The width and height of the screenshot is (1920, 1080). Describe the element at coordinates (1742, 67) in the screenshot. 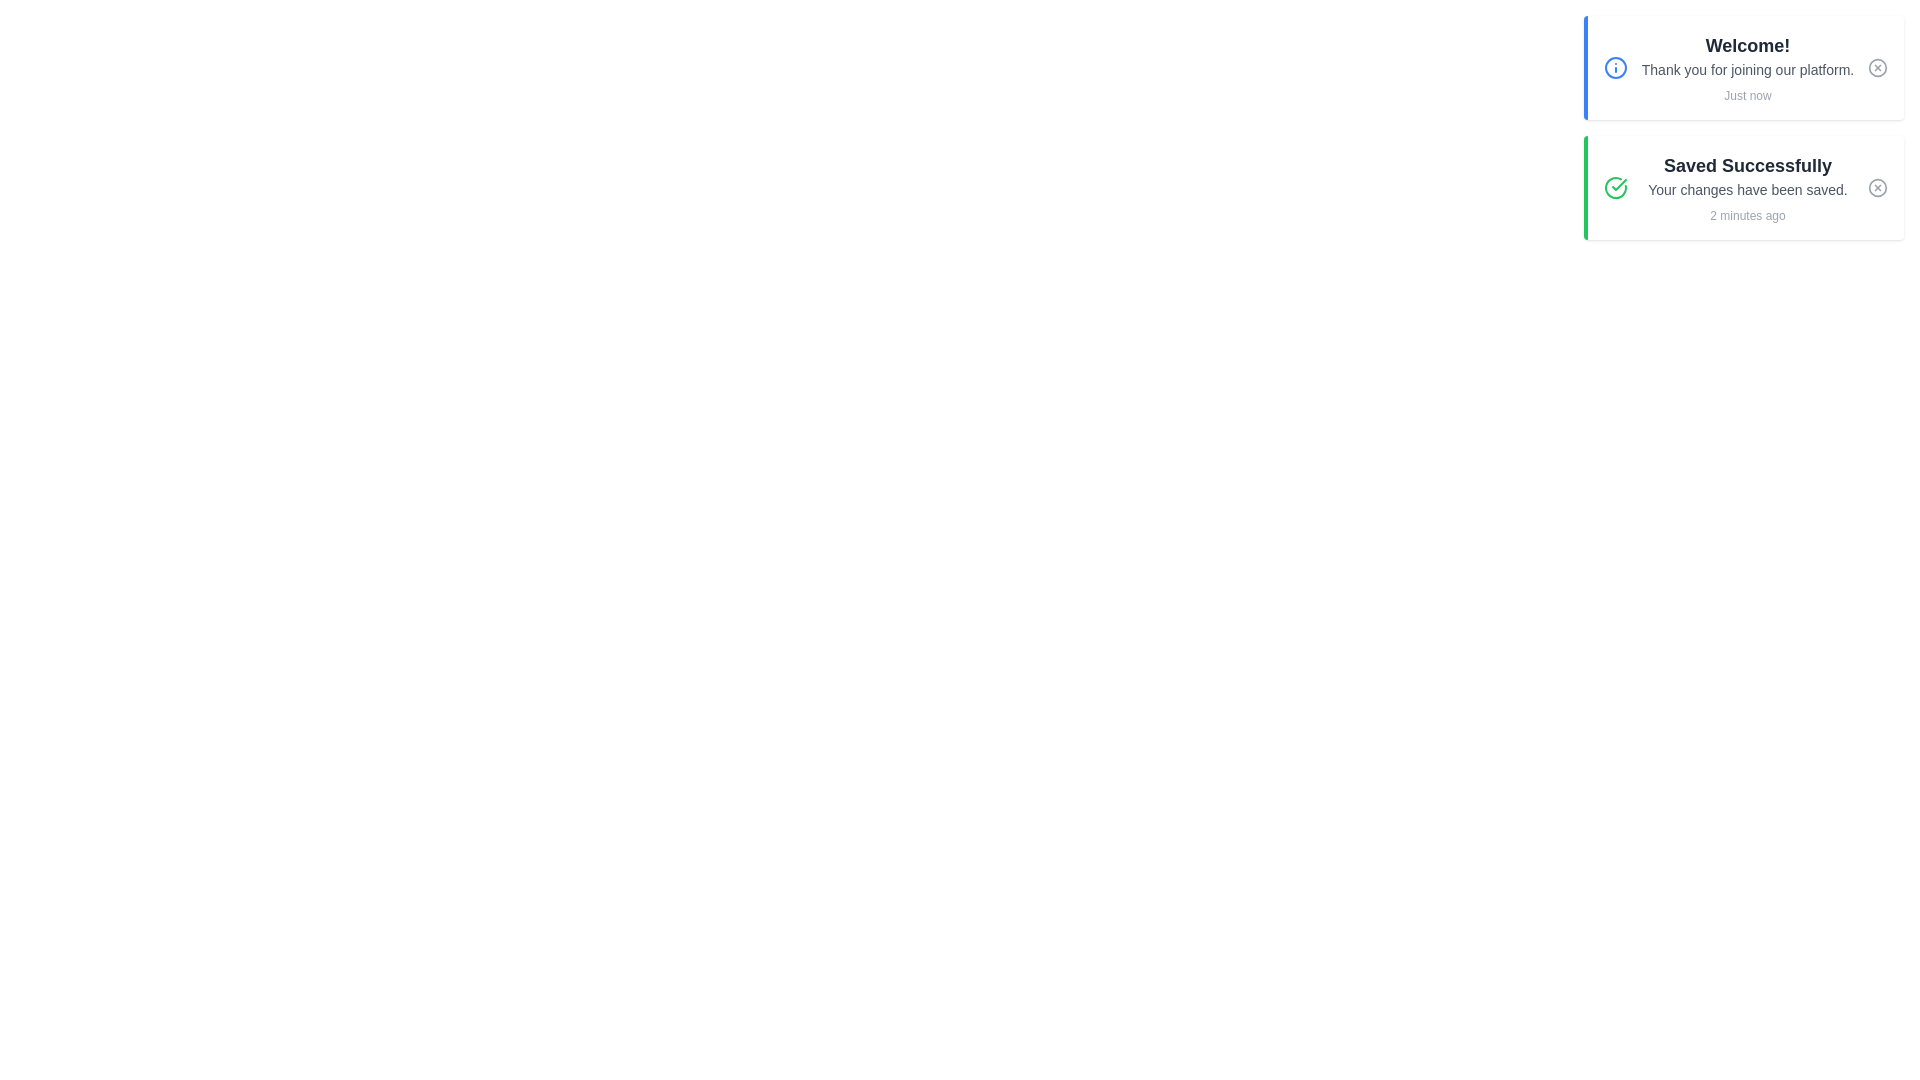

I see `the notification message to read it` at that location.